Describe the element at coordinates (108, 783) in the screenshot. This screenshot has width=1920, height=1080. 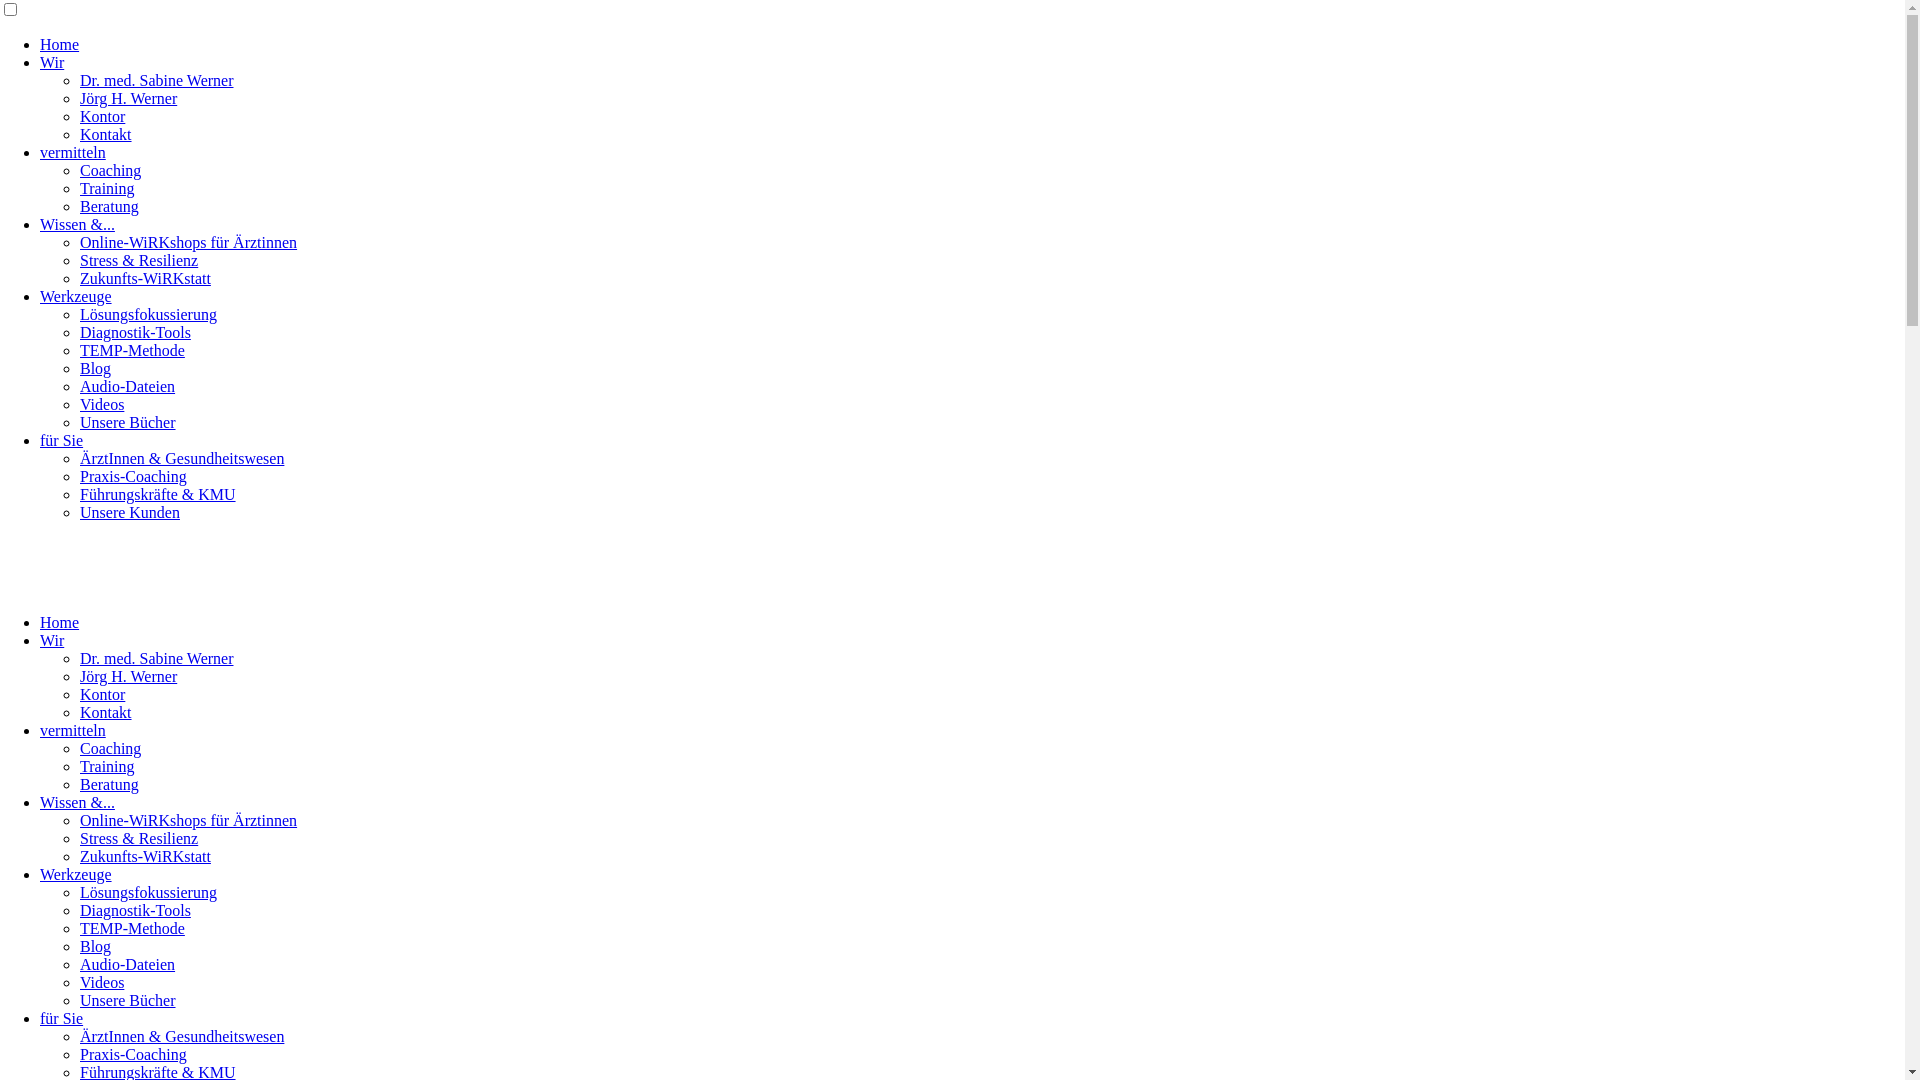
I see `'Beratung'` at that location.